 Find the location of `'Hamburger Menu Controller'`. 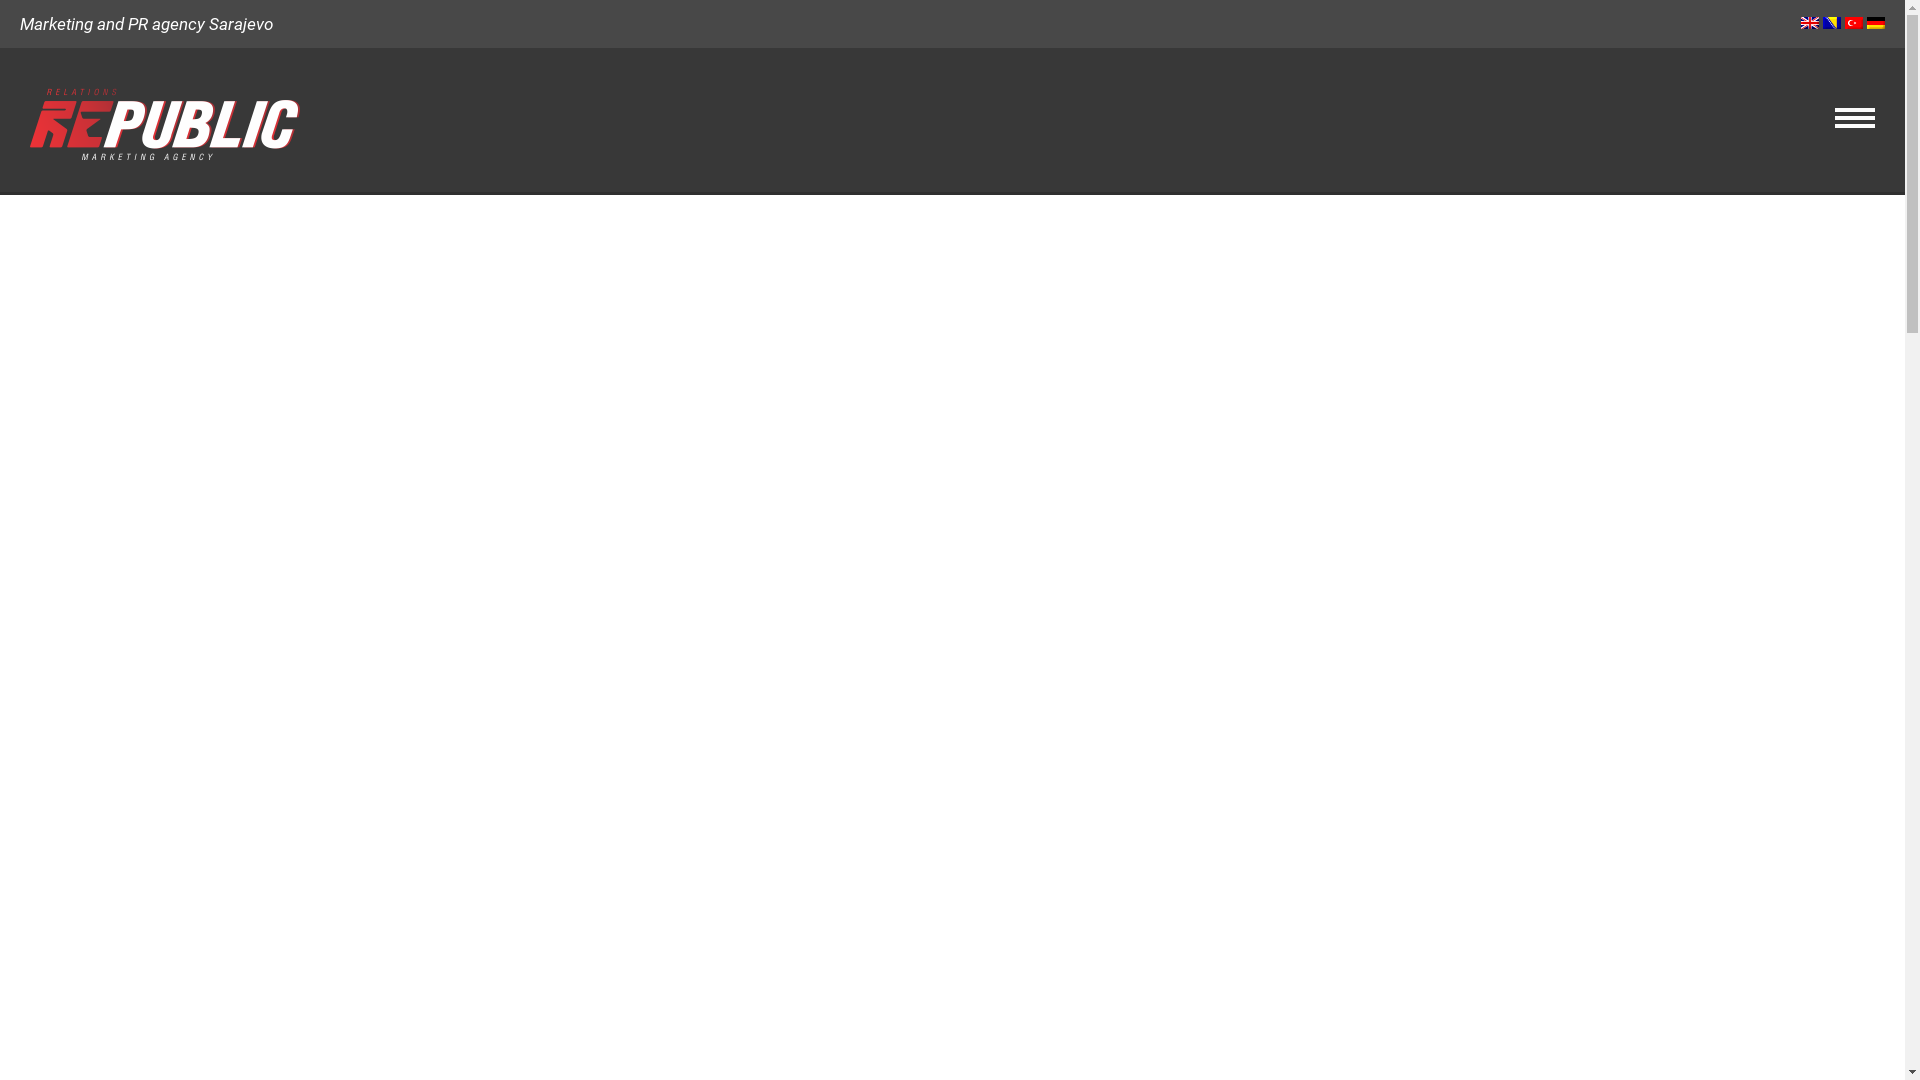

'Hamburger Menu Controller' is located at coordinates (1853, 119).